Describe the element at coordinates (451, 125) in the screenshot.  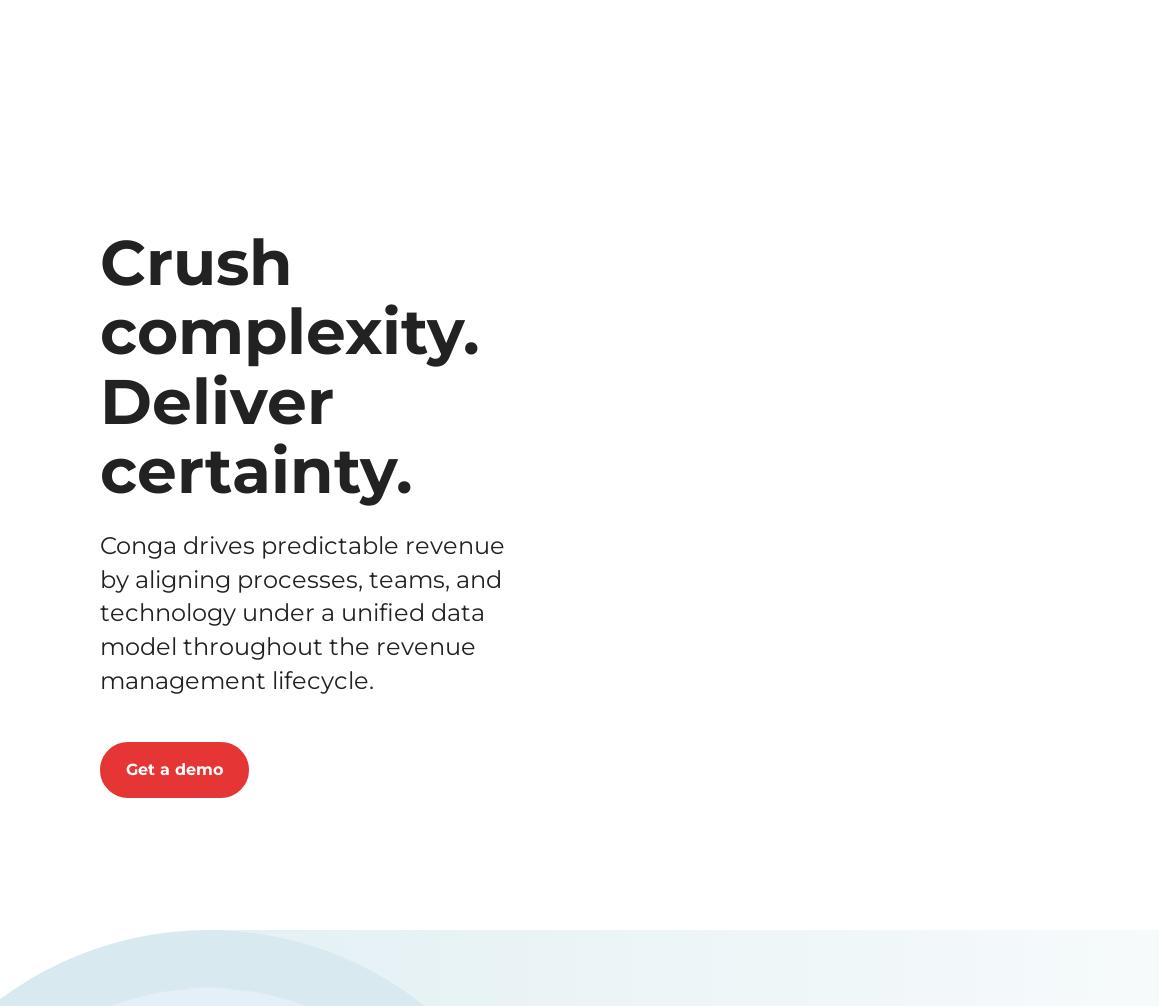
I see `'Get a demo'` at that location.